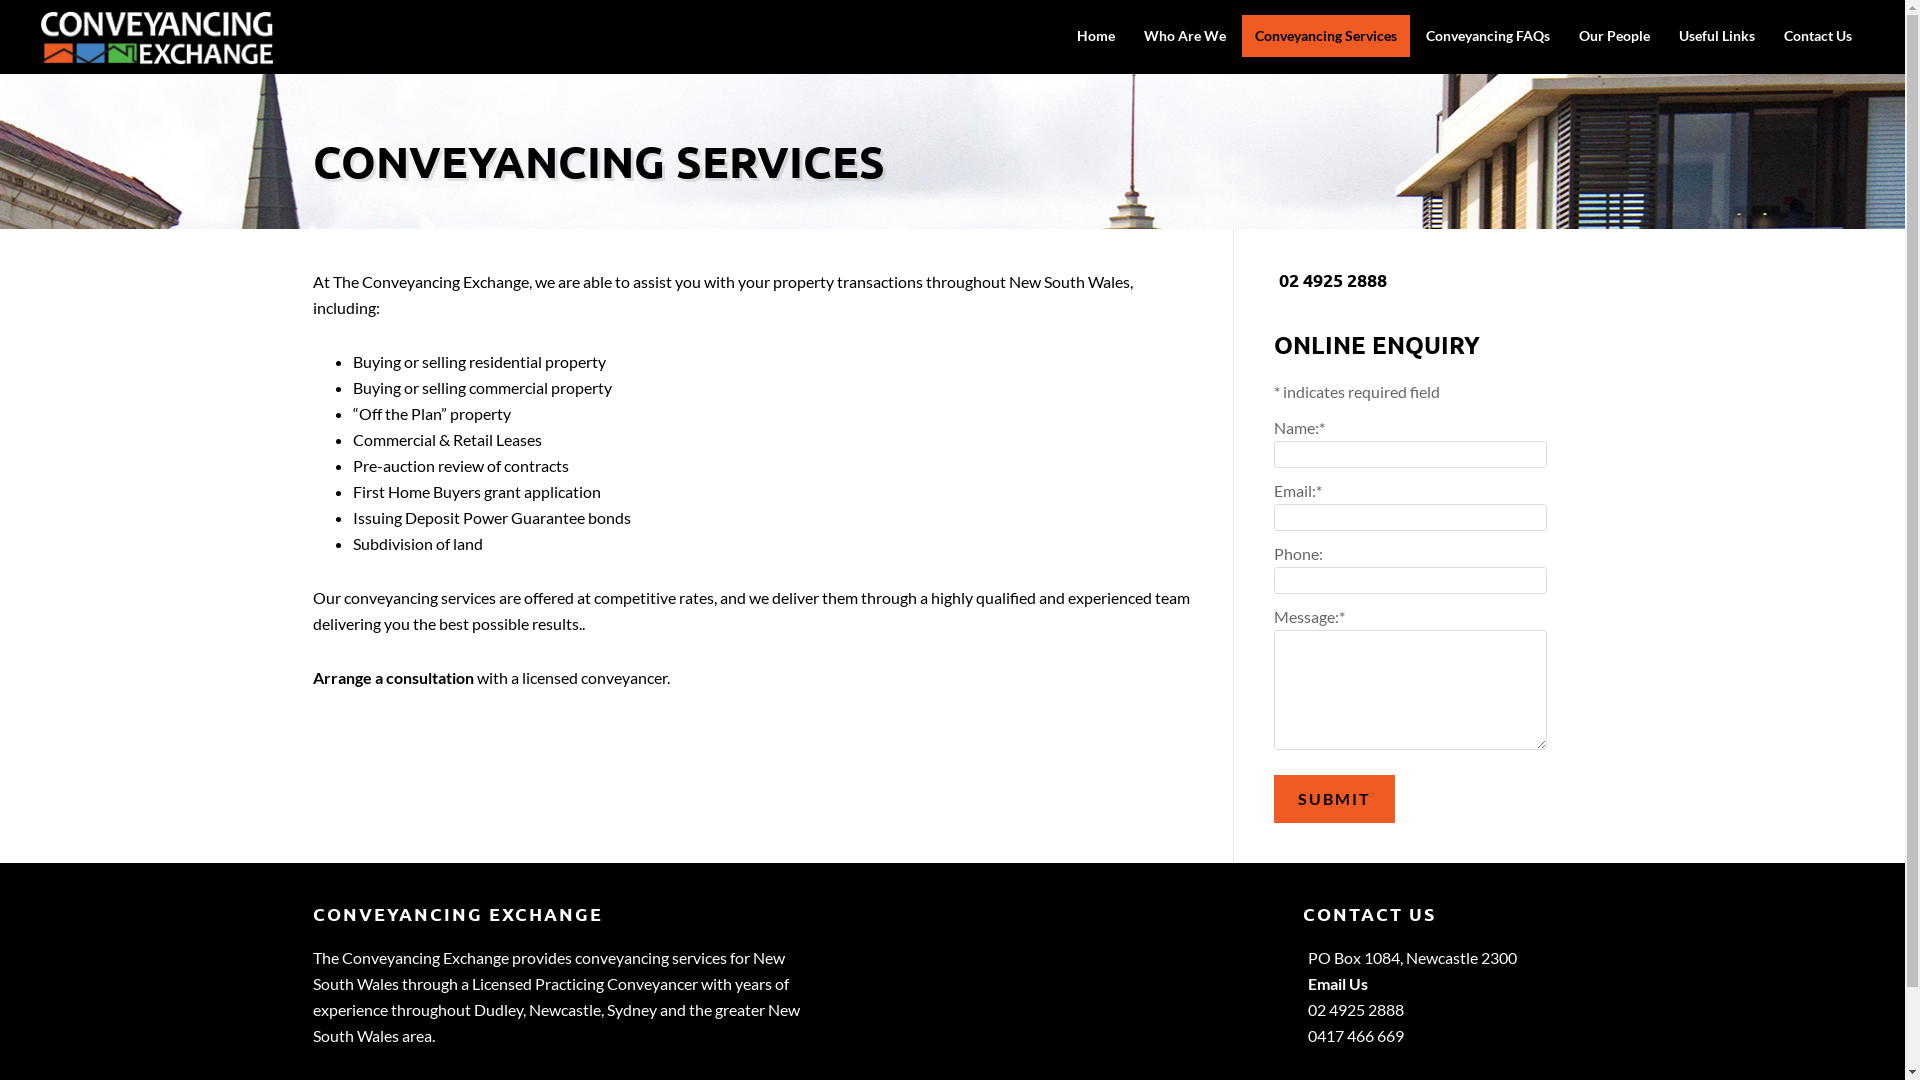  What do you see at coordinates (1063, 35) in the screenshot?
I see `'Home'` at bounding box center [1063, 35].